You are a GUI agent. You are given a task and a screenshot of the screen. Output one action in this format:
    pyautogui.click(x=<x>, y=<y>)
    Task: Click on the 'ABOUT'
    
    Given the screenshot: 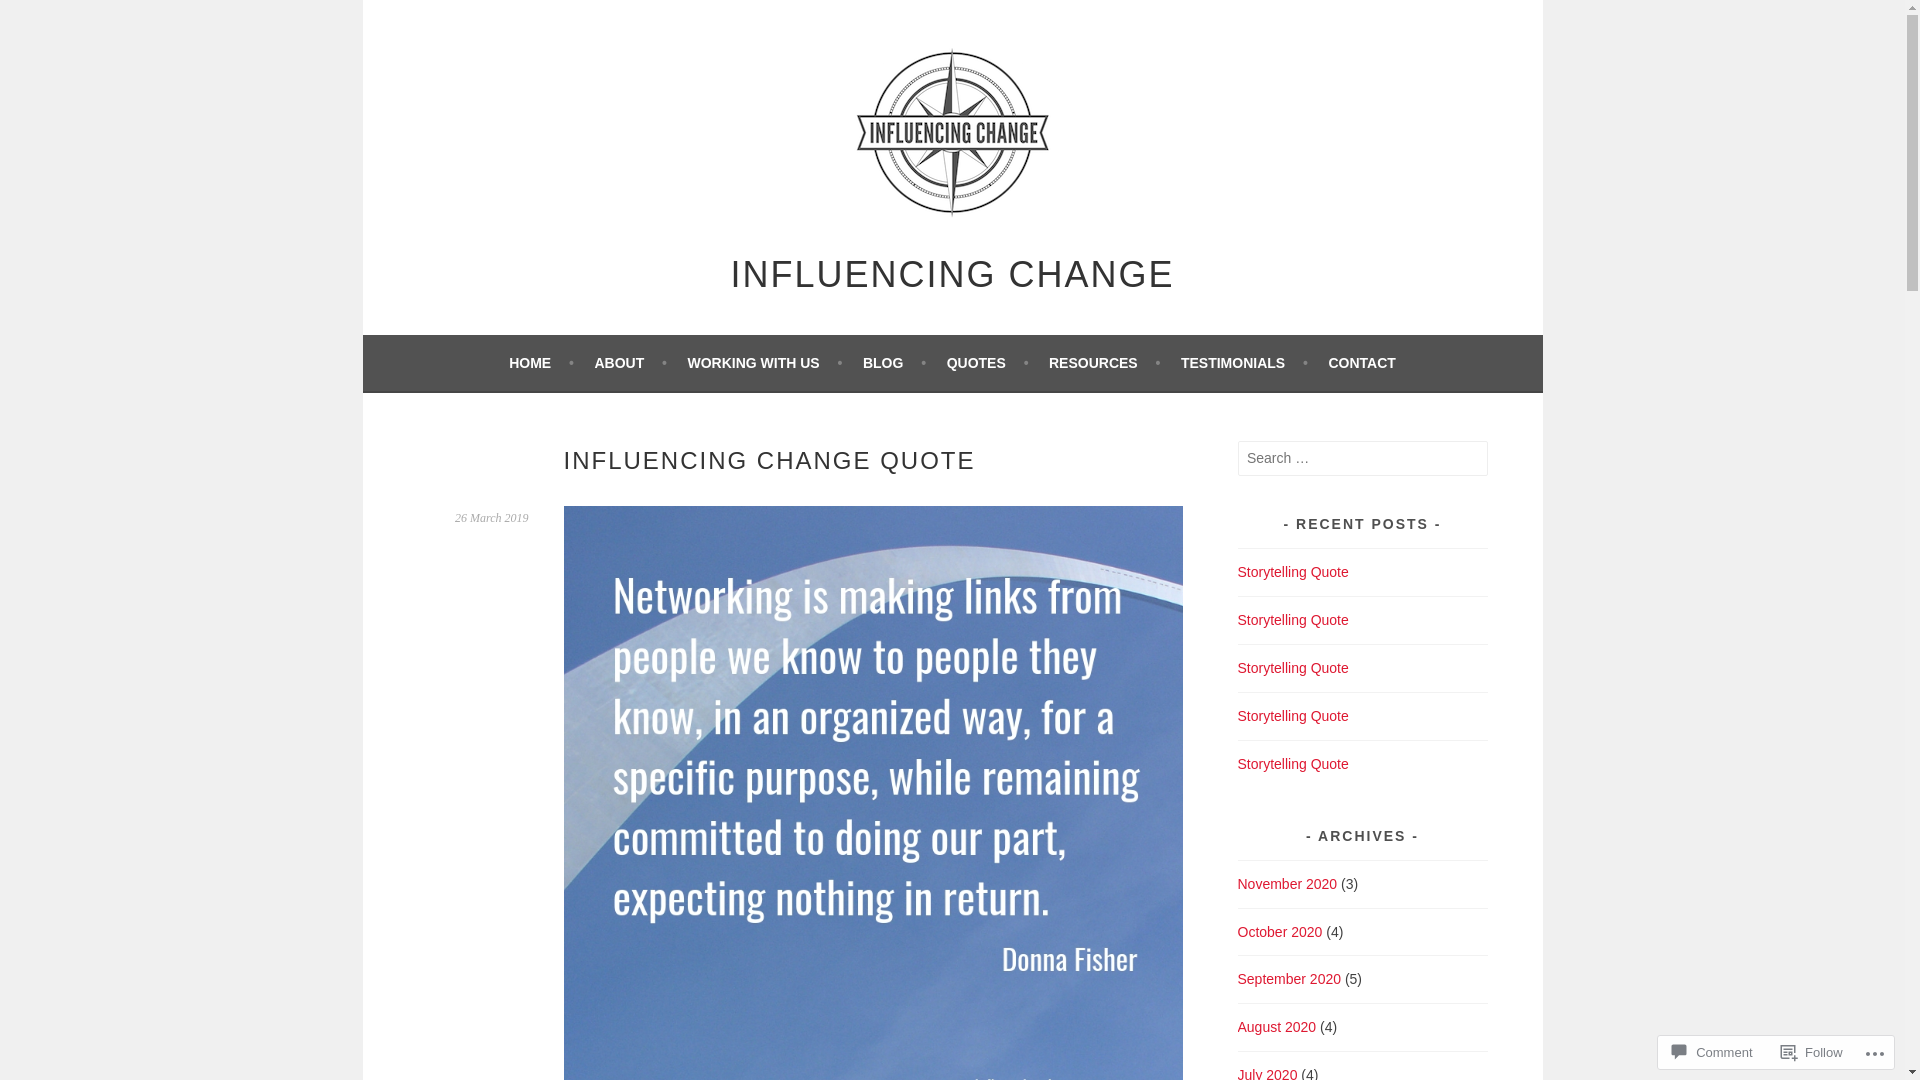 What is the action you would take?
    pyautogui.click(x=629, y=362)
    